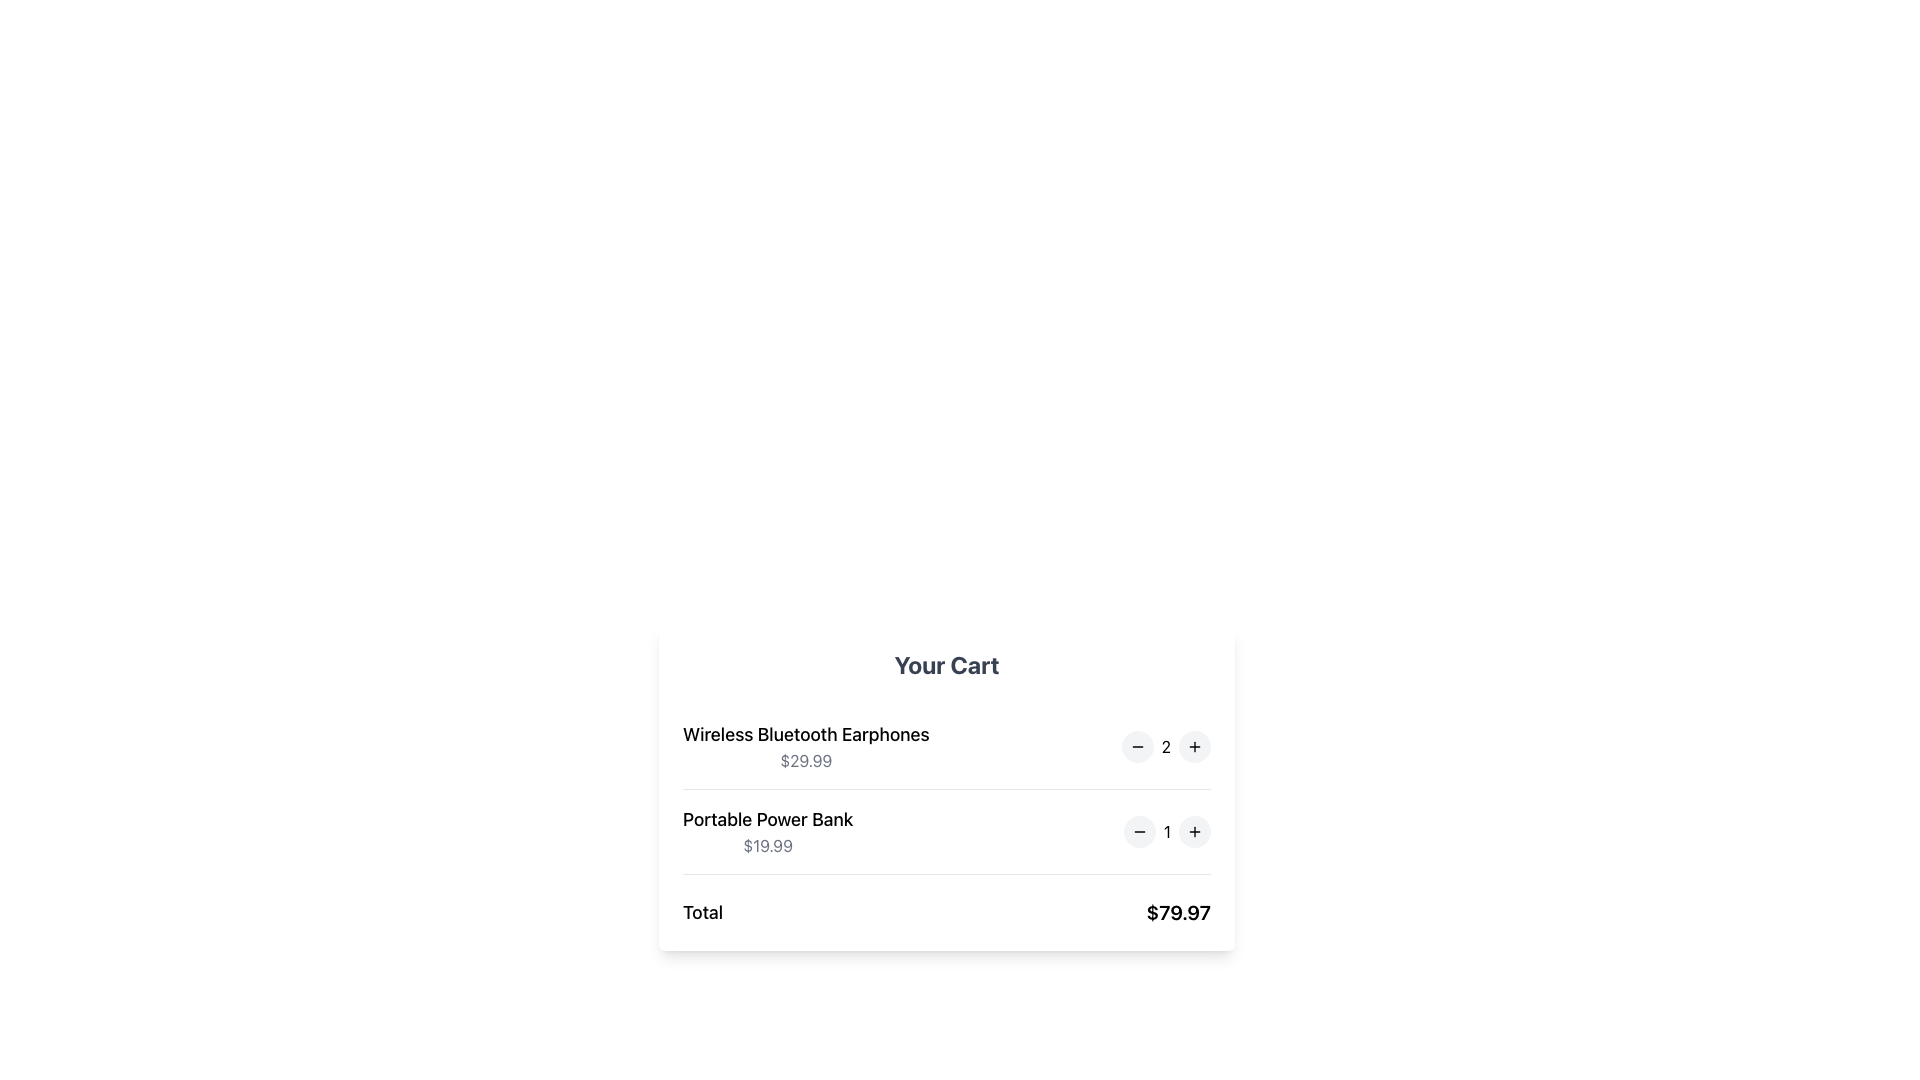 This screenshot has height=1080, width=1920. Describe the element at coordinates (1137, 747) in the screenshot. I see `the circular button with a light gray background and a dark horizontal line icon (minus sign) located to the left of the quantity display for the 'Wireless Bluetooth Earphones' item in the shopping cart` at that location.